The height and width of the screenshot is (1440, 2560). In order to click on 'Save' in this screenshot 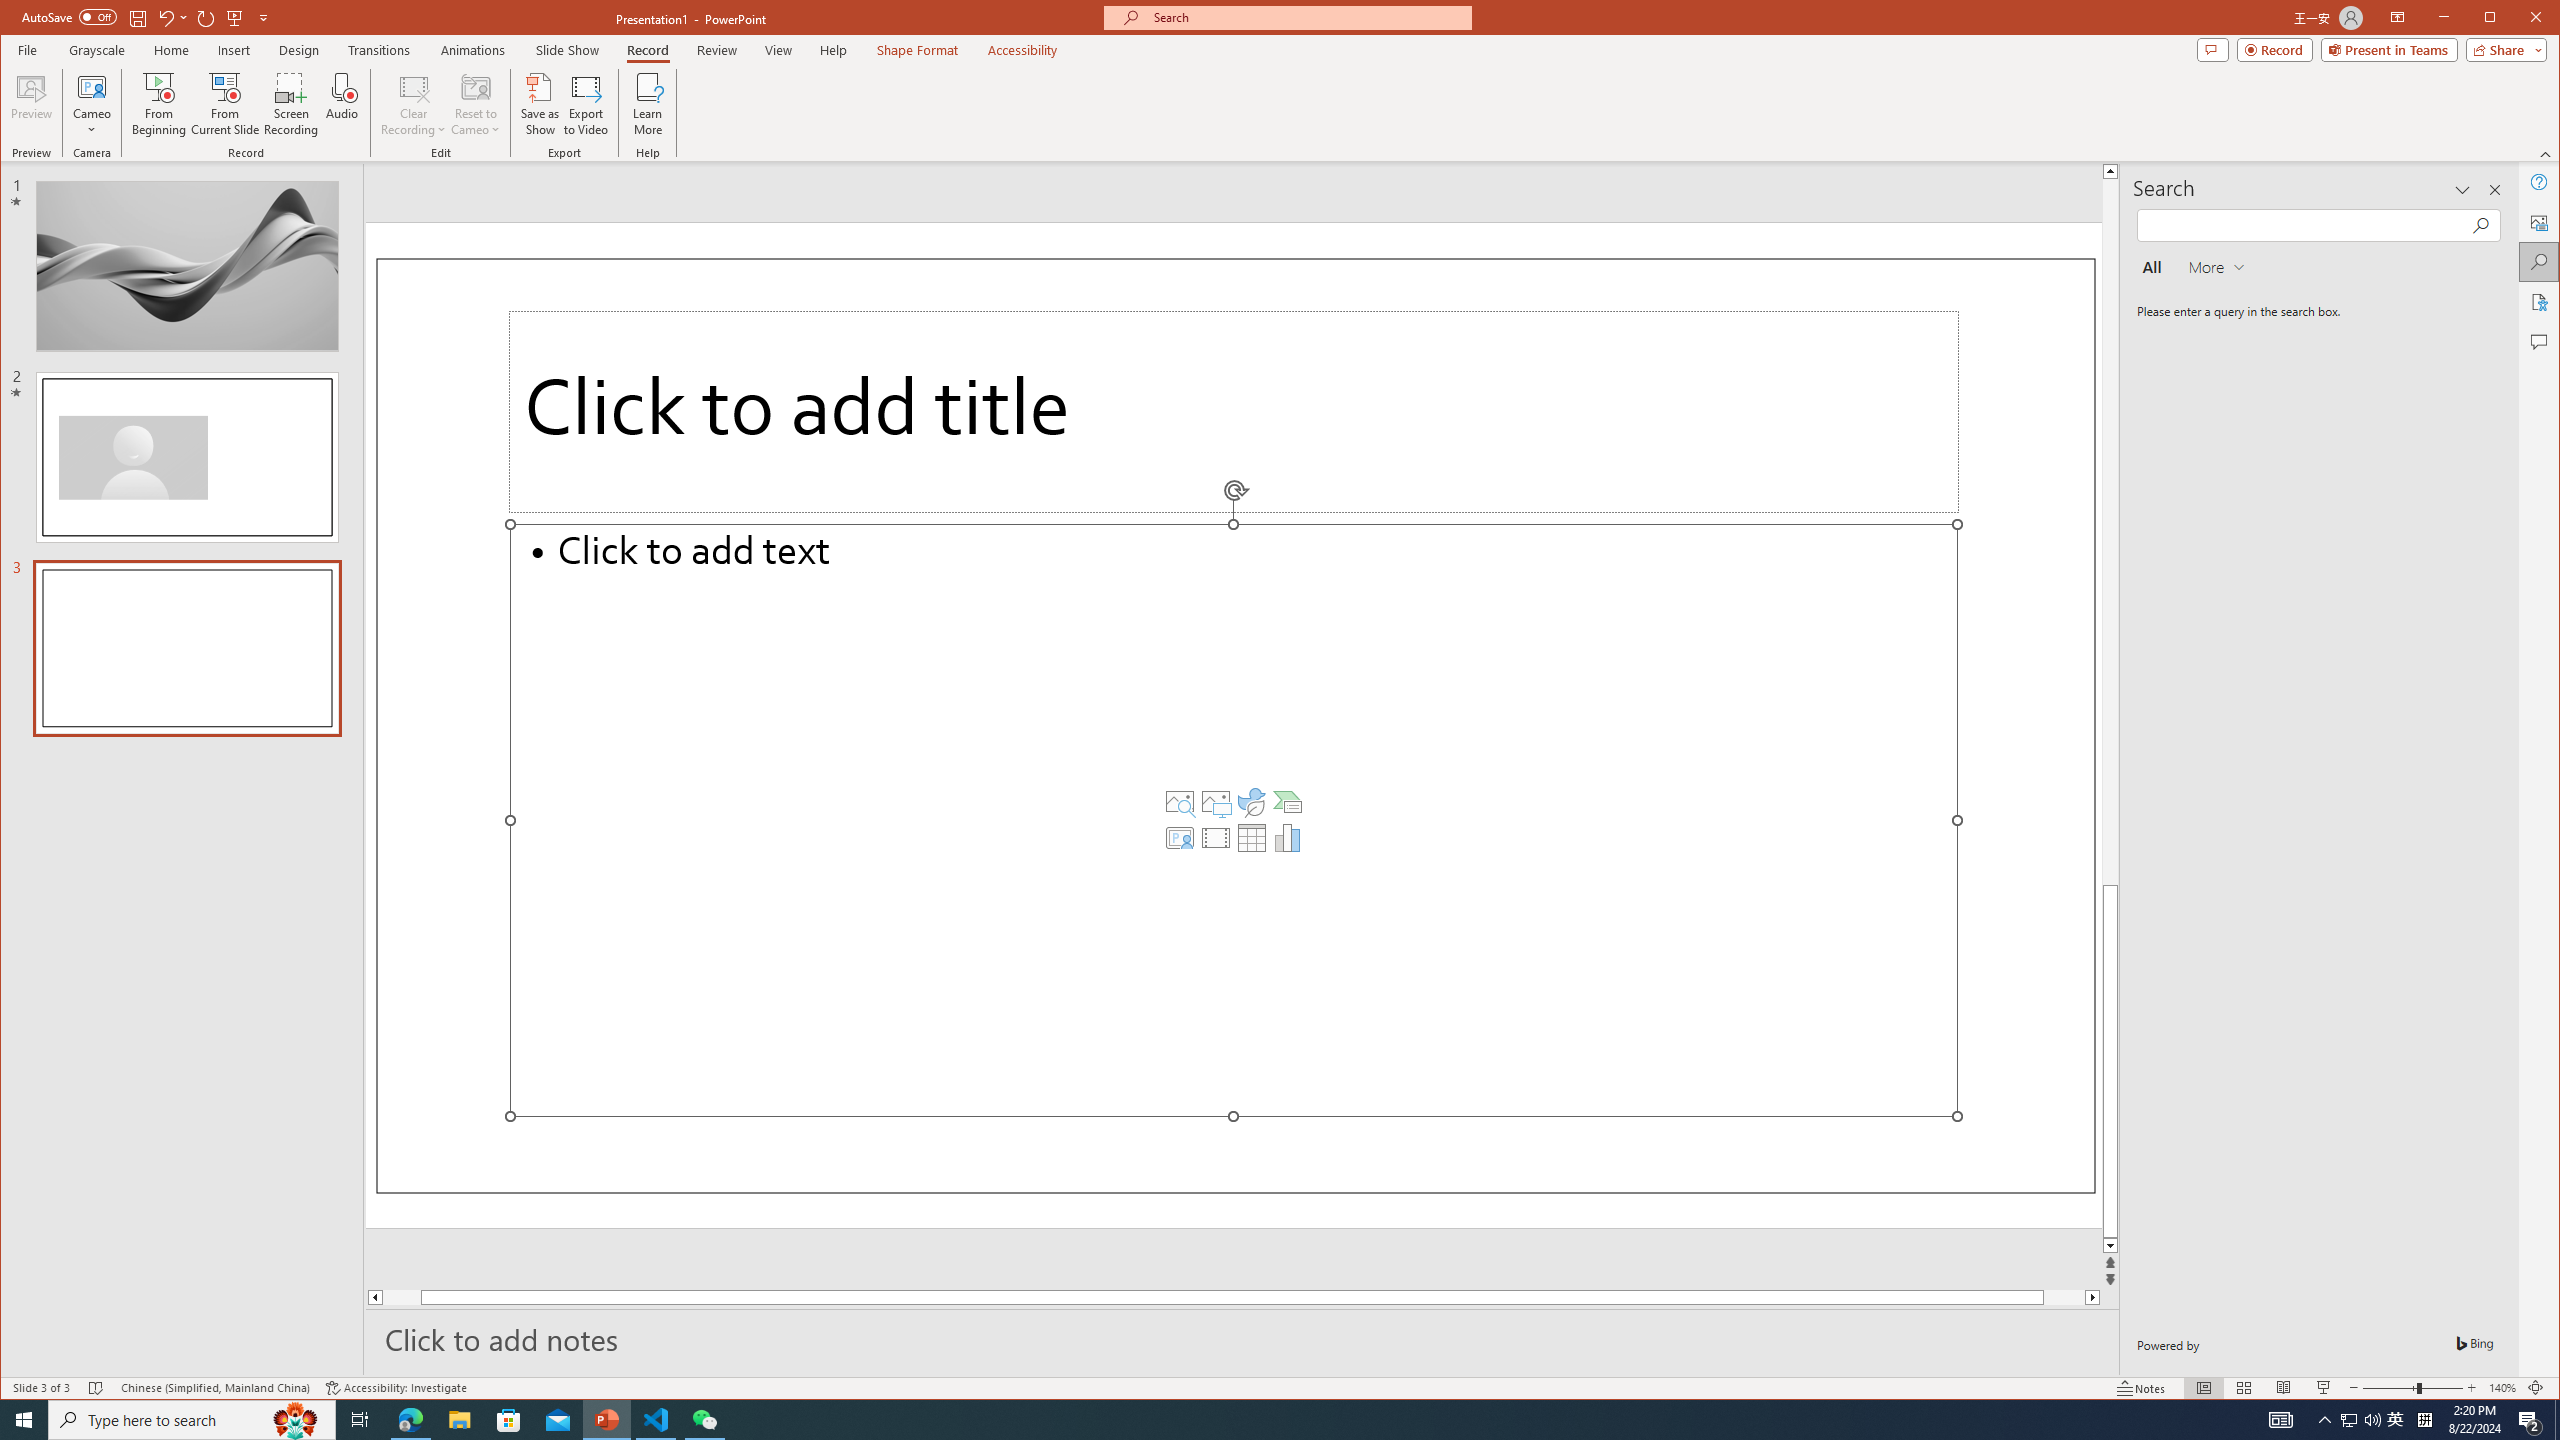, I will do `click(135, 16)`.